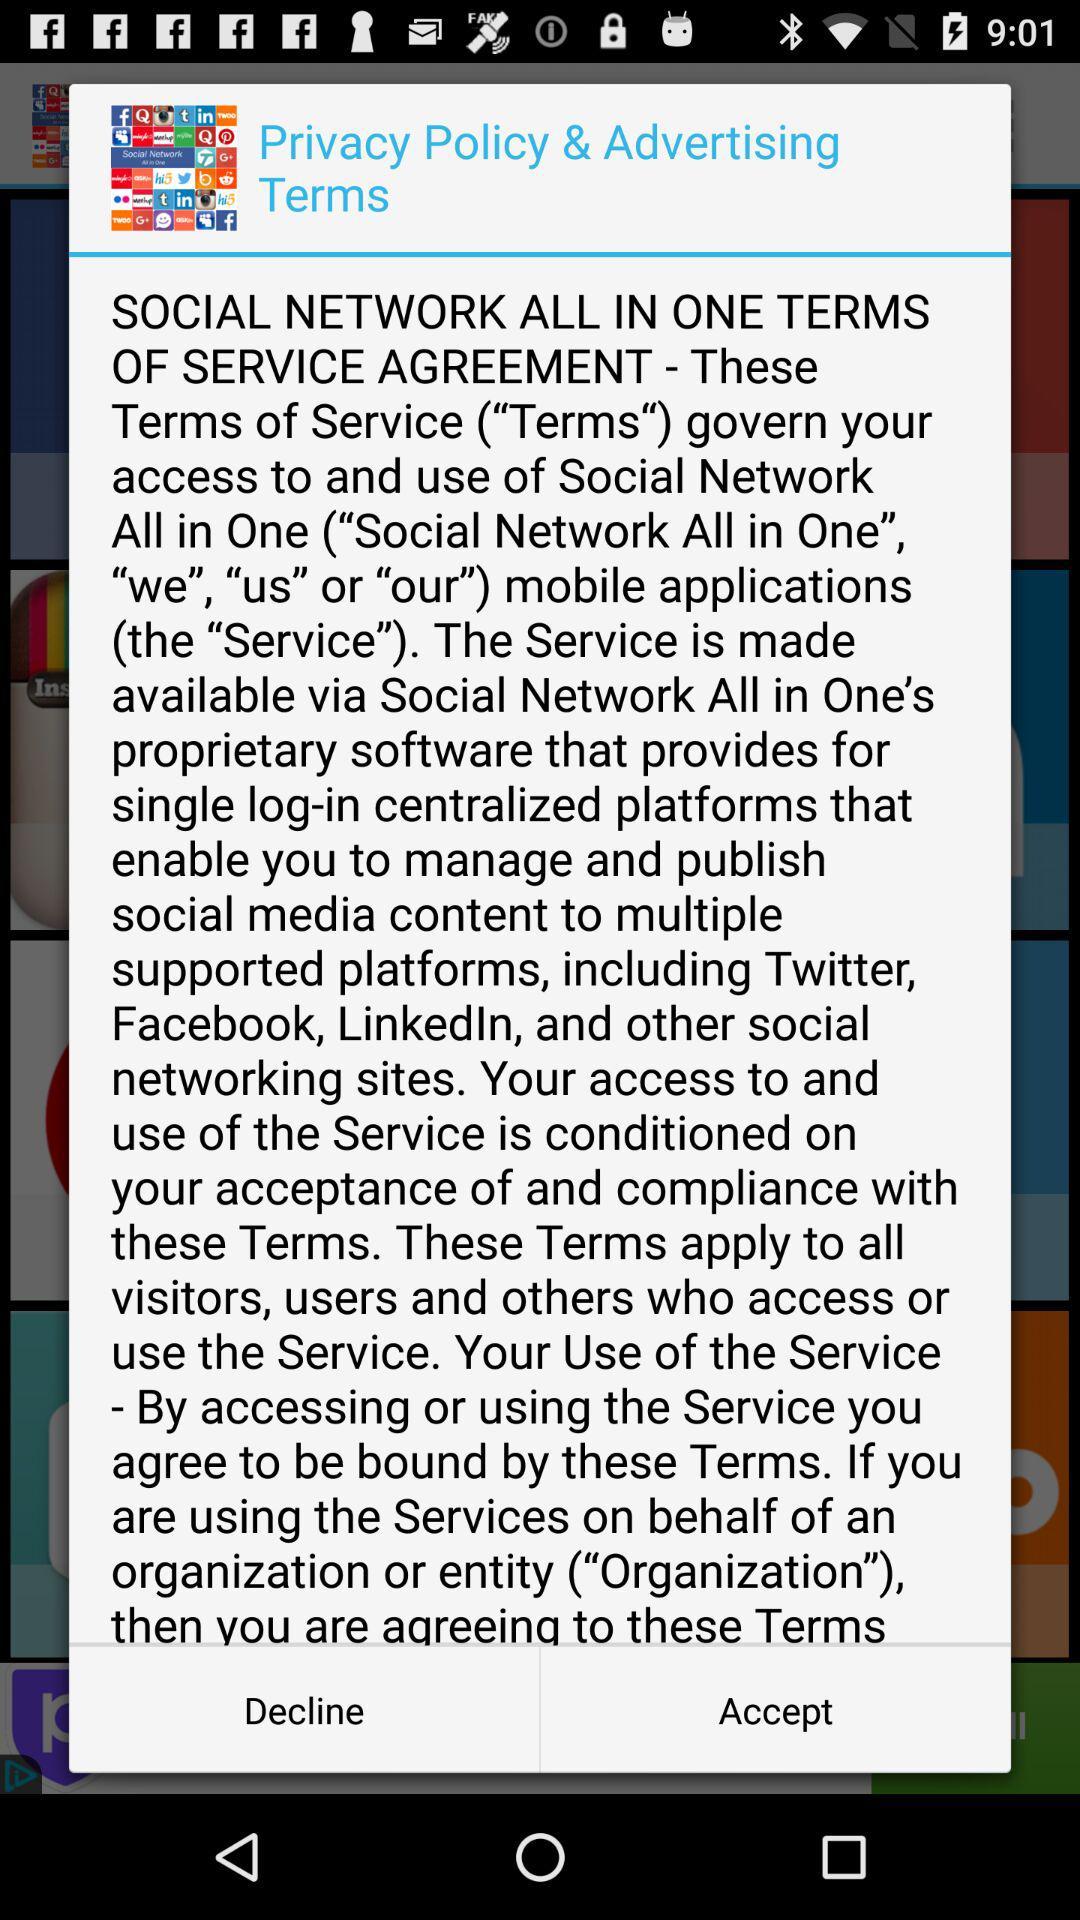 This screenshot has height=1920, width=1080. I want to click on social network all, so click(540, 950).